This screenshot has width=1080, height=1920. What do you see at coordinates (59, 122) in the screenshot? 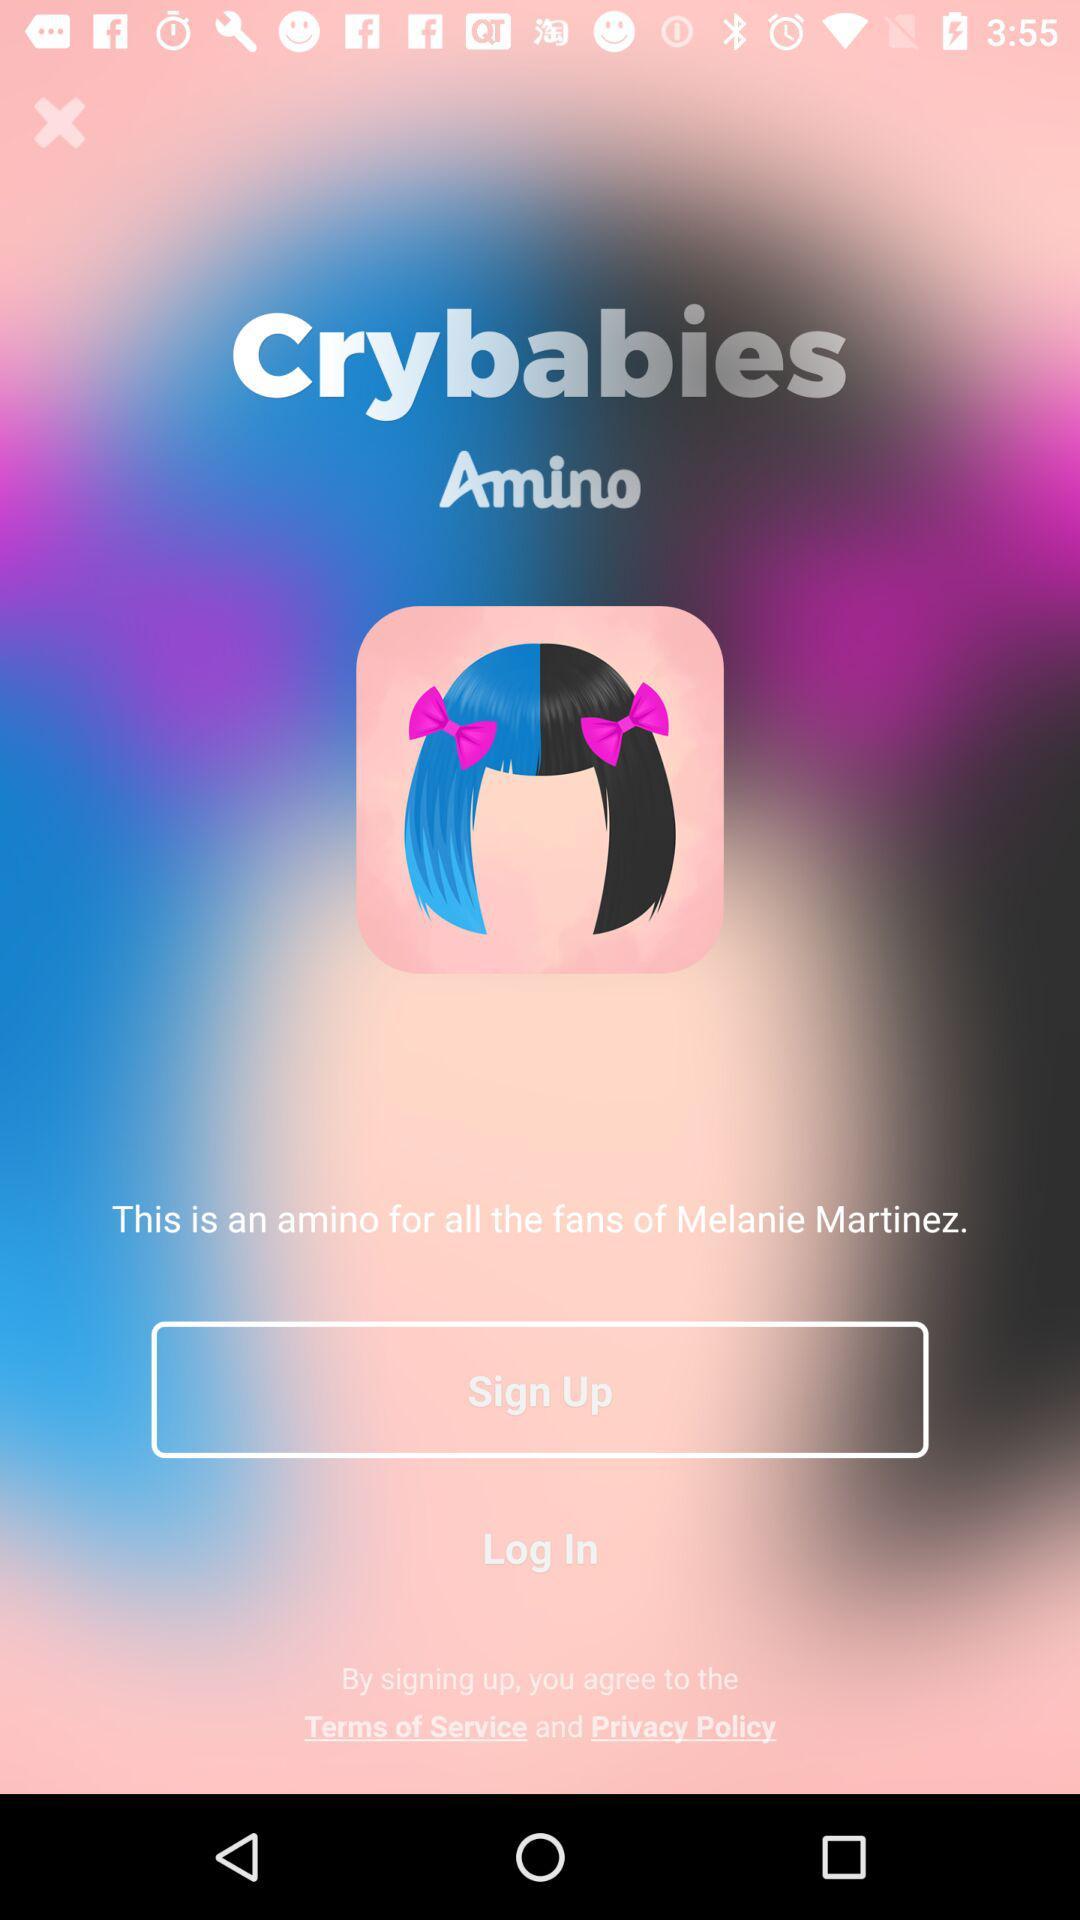
I see `the item above this is an app` at bounding box center [59, 122].